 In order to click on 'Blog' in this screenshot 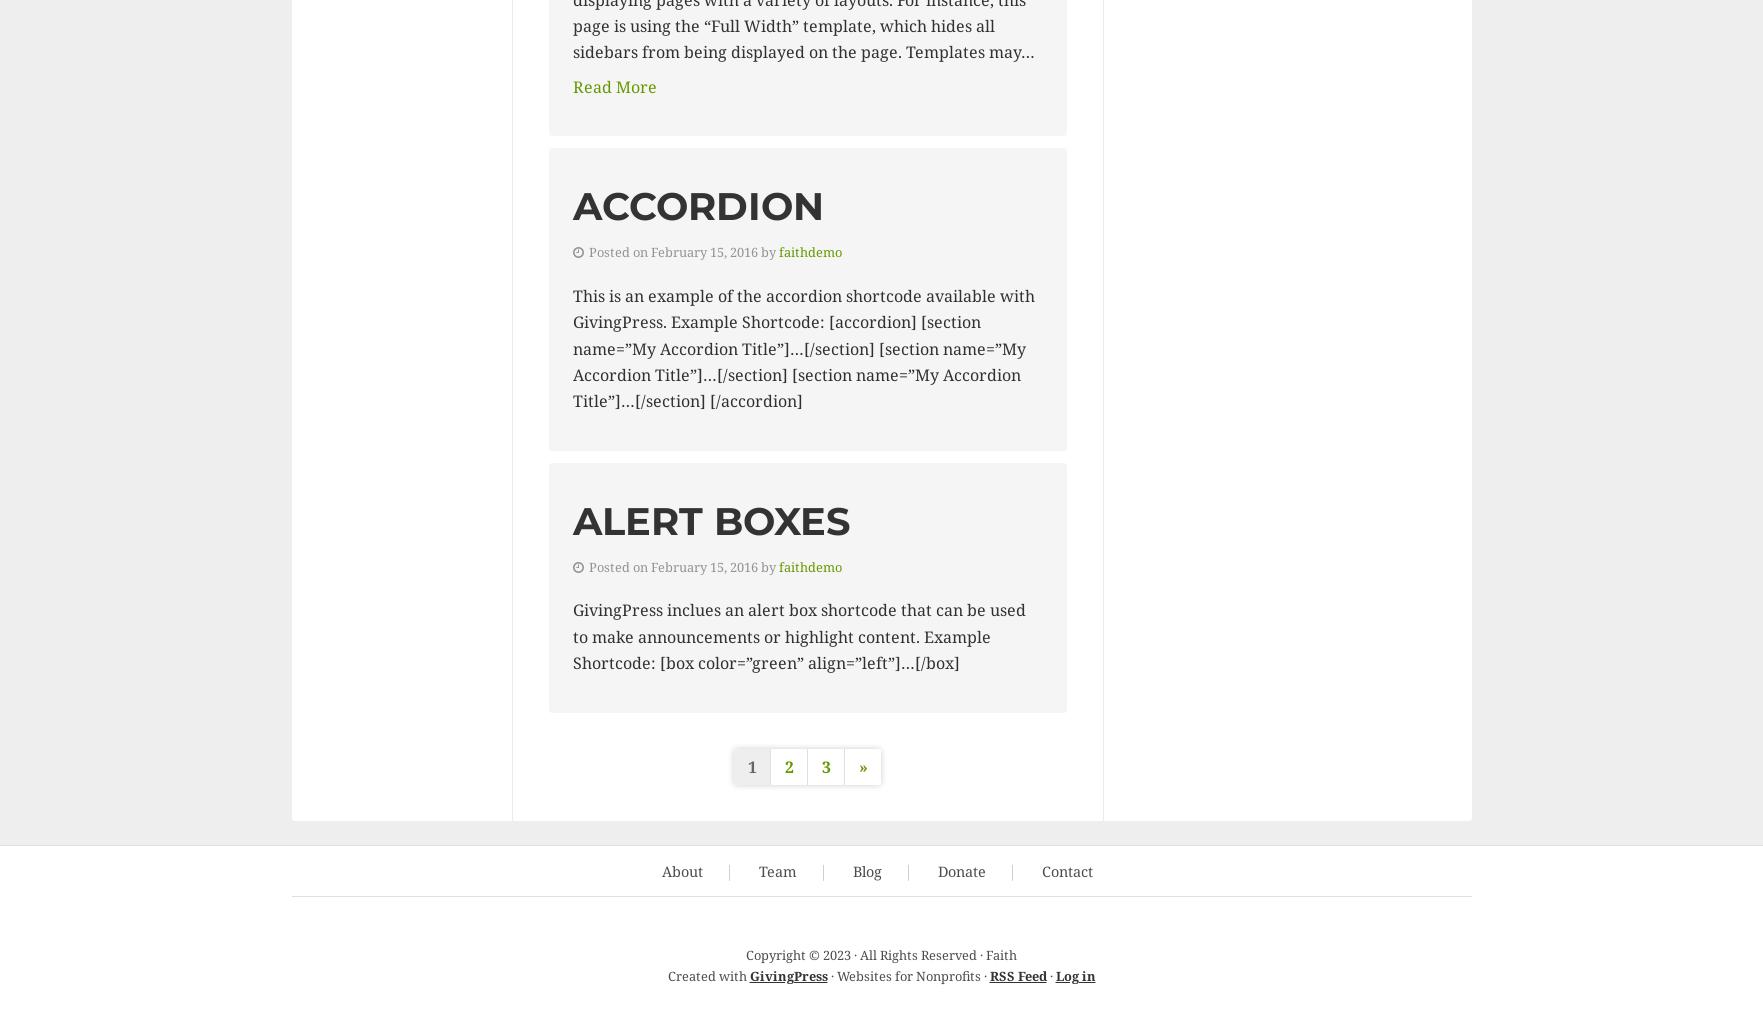, I will do `click(867, 870)`.